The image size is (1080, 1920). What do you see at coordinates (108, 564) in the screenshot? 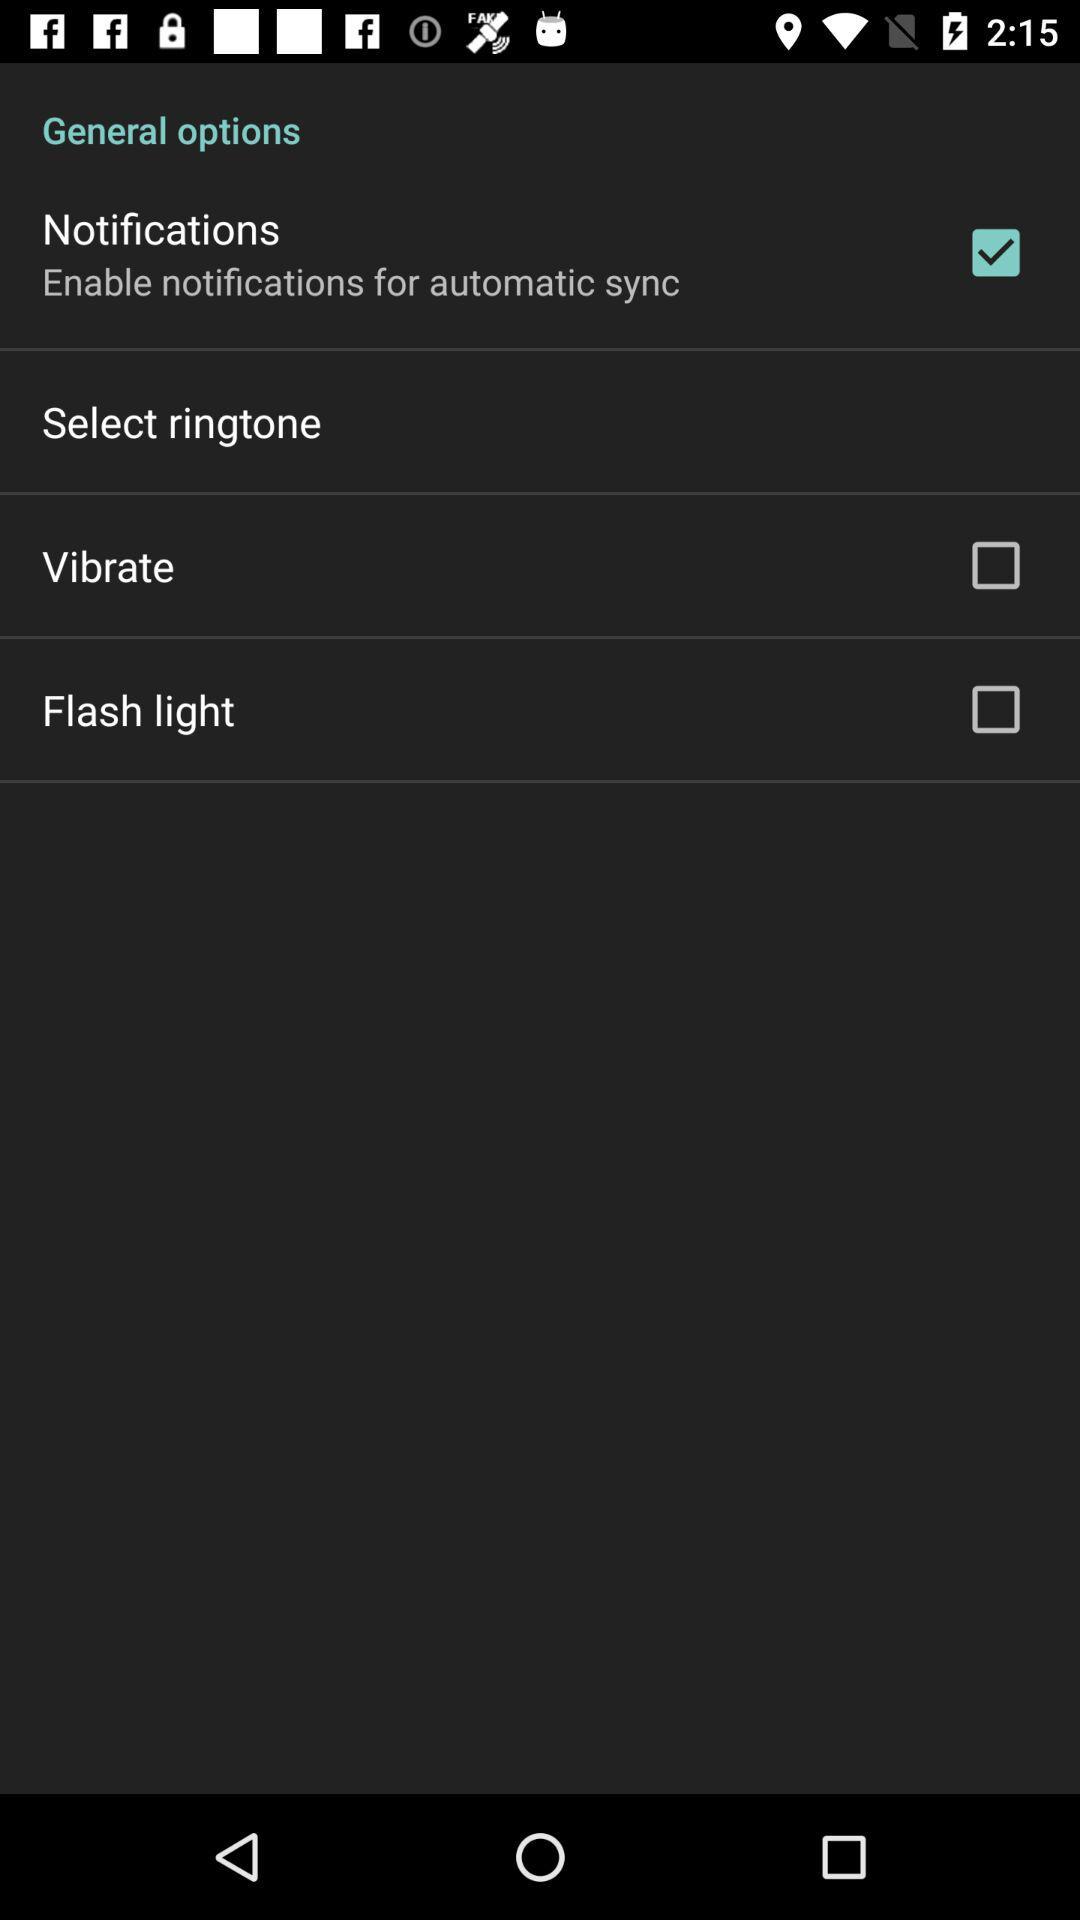
I see `the vibrate item` at bounding box center [108, 564].